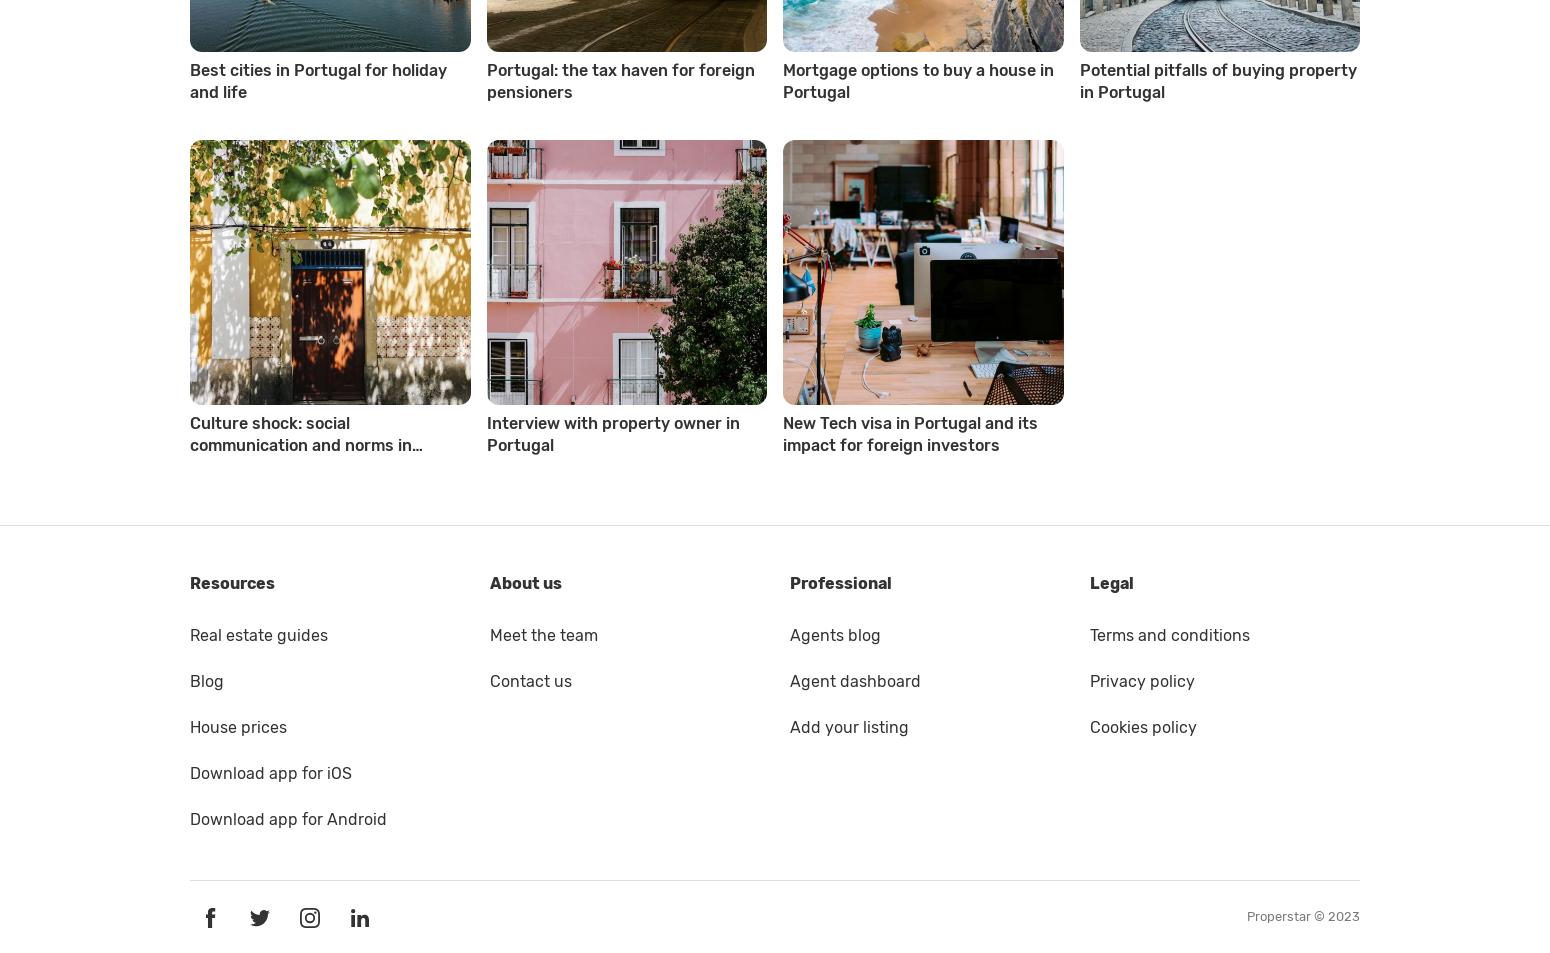 This screenshot has width=1550, height=953. I want to click on 'Blog', so click(189, 680).